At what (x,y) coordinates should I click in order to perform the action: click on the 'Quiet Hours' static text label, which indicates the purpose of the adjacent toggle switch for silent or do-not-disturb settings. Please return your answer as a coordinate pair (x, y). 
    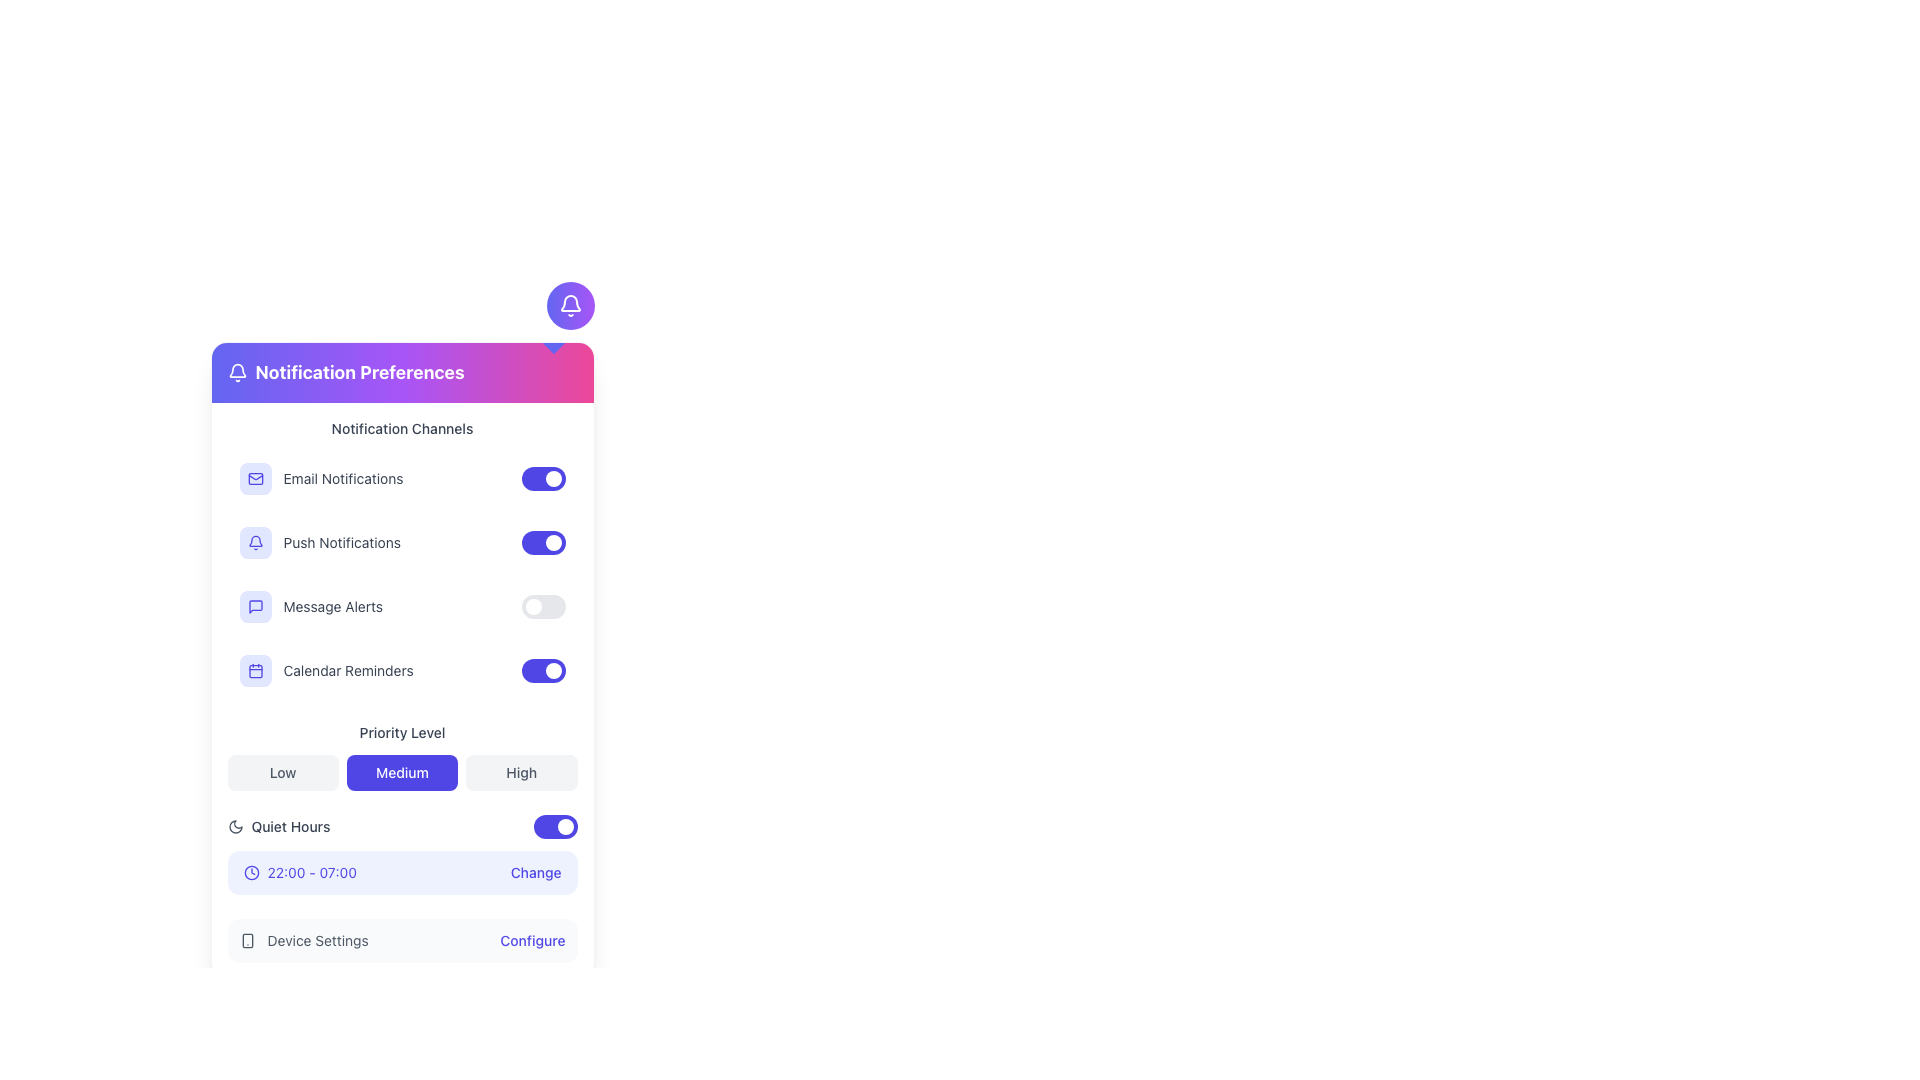
    Looking at the image, I should click on (289, 826).